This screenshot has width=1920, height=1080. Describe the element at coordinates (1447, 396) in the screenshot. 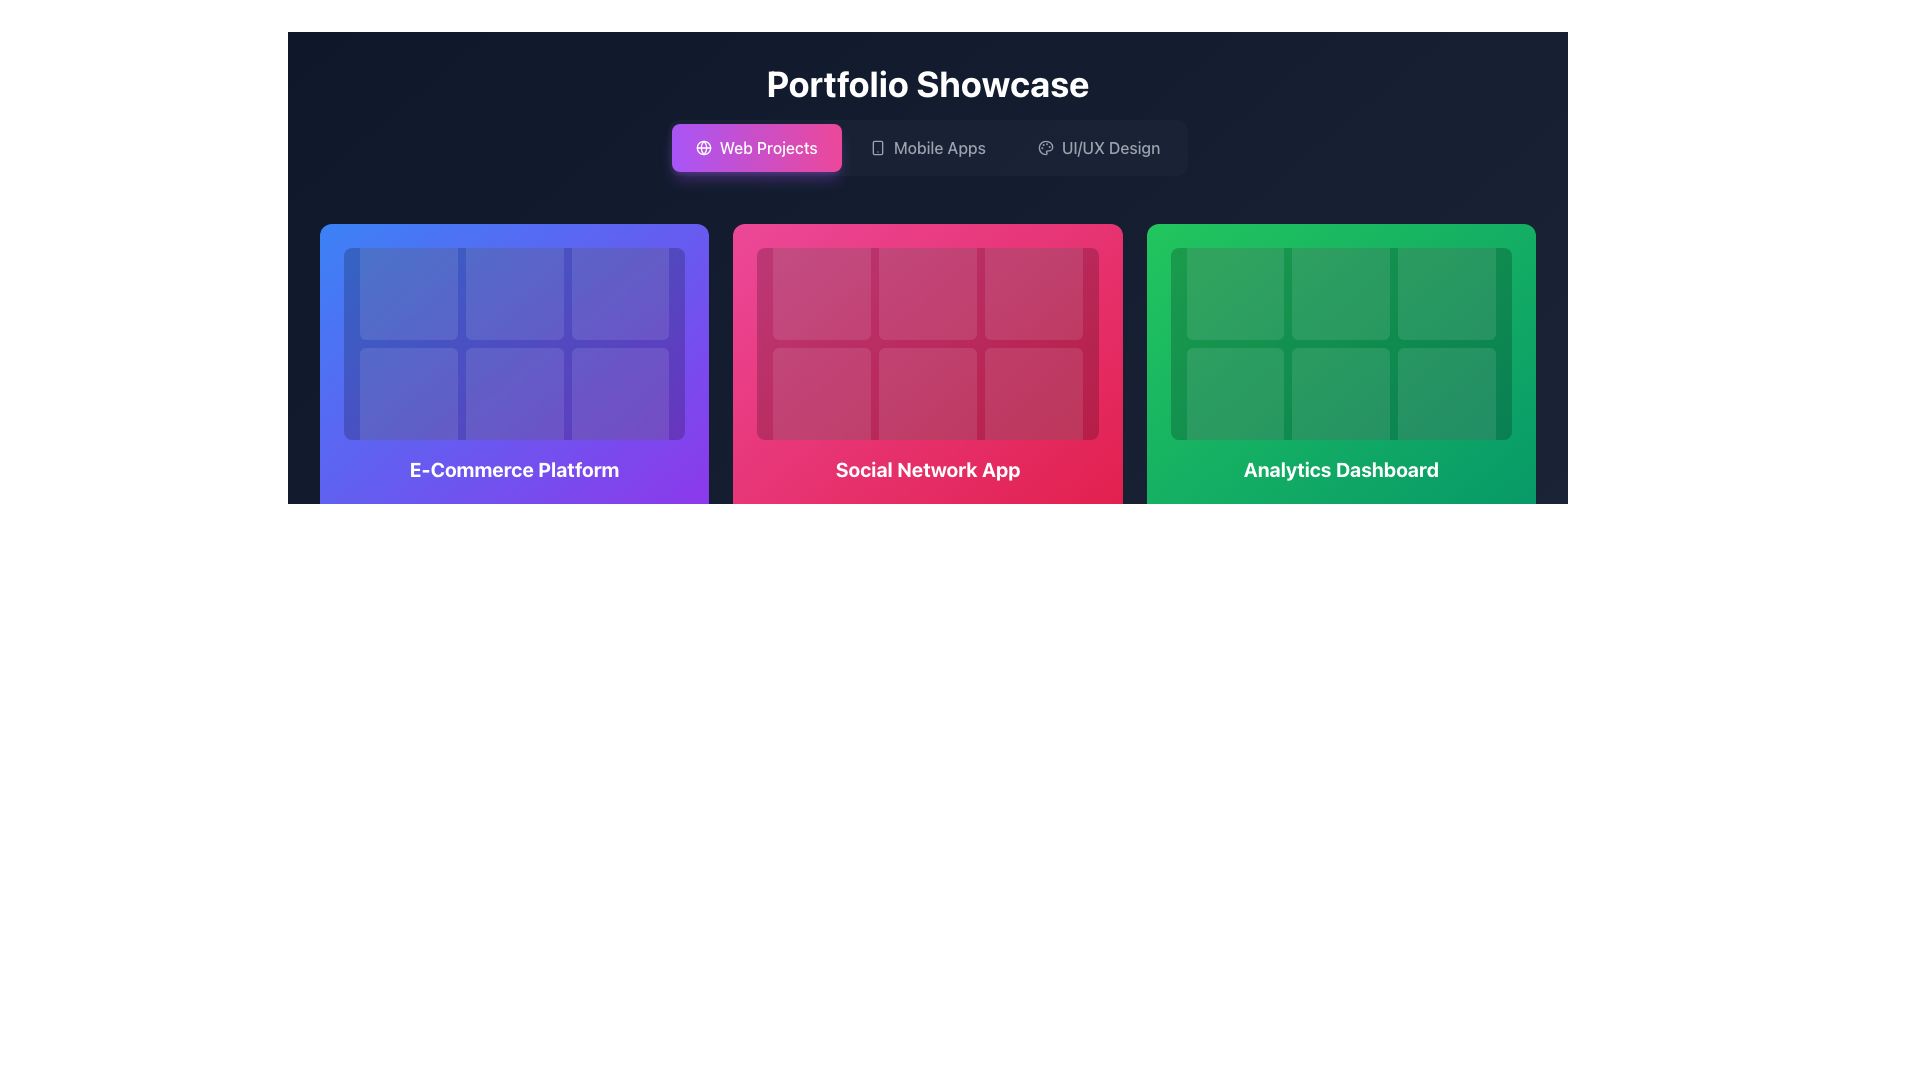

I see `the visual placeholder element located in the bottom-right corner of the 'Analytics Dashboard' card, which is the sixth square in a 3x2 grid layout` at that location.